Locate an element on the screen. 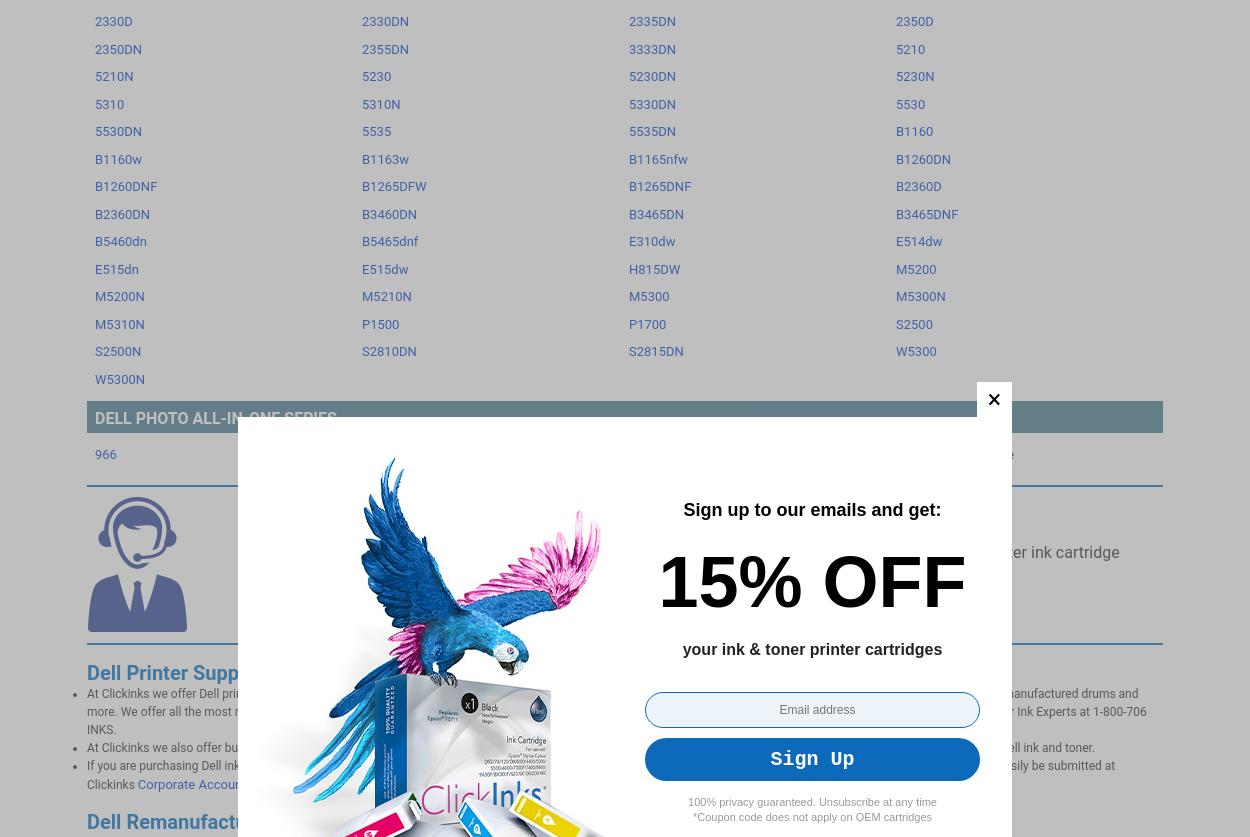  'Login' is located at coordinates (906, 8).